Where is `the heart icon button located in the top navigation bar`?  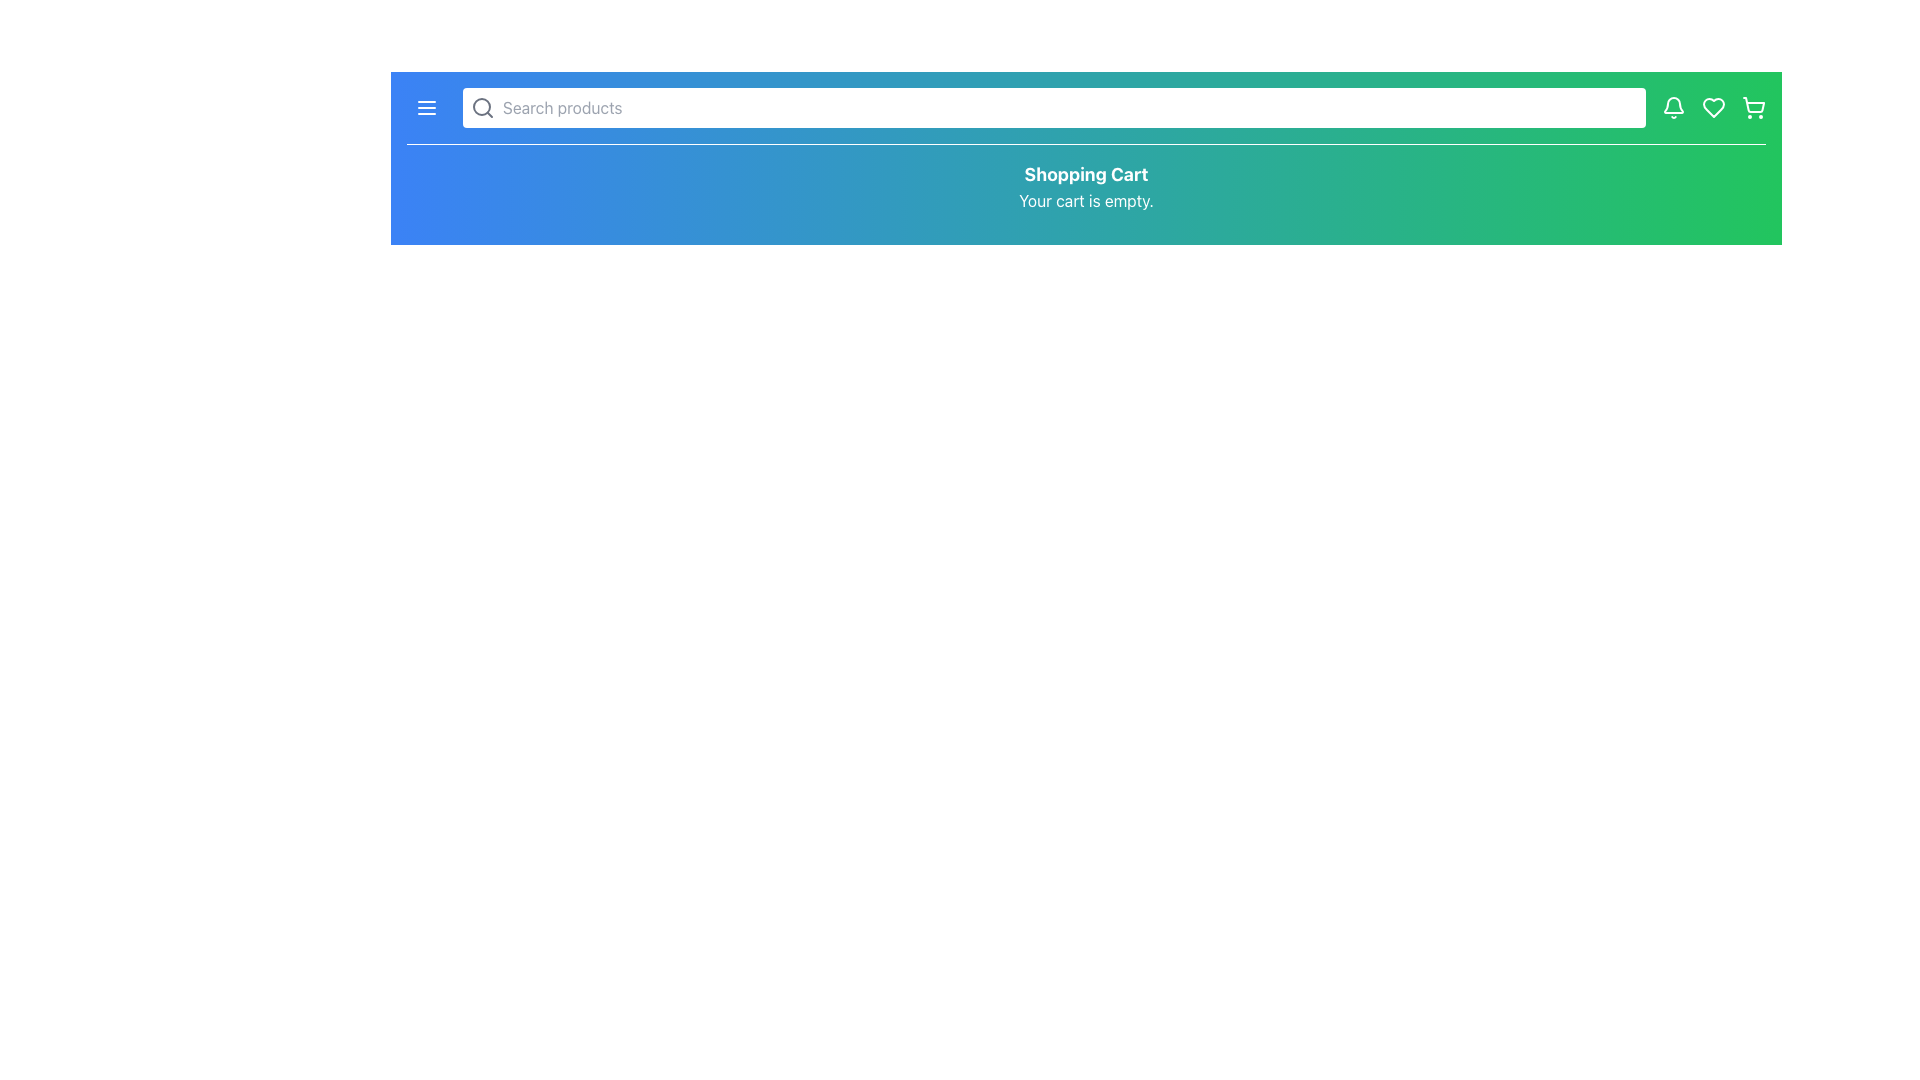 the heart icon button located in the top navigation bar is located at coordinates (1712, 108).